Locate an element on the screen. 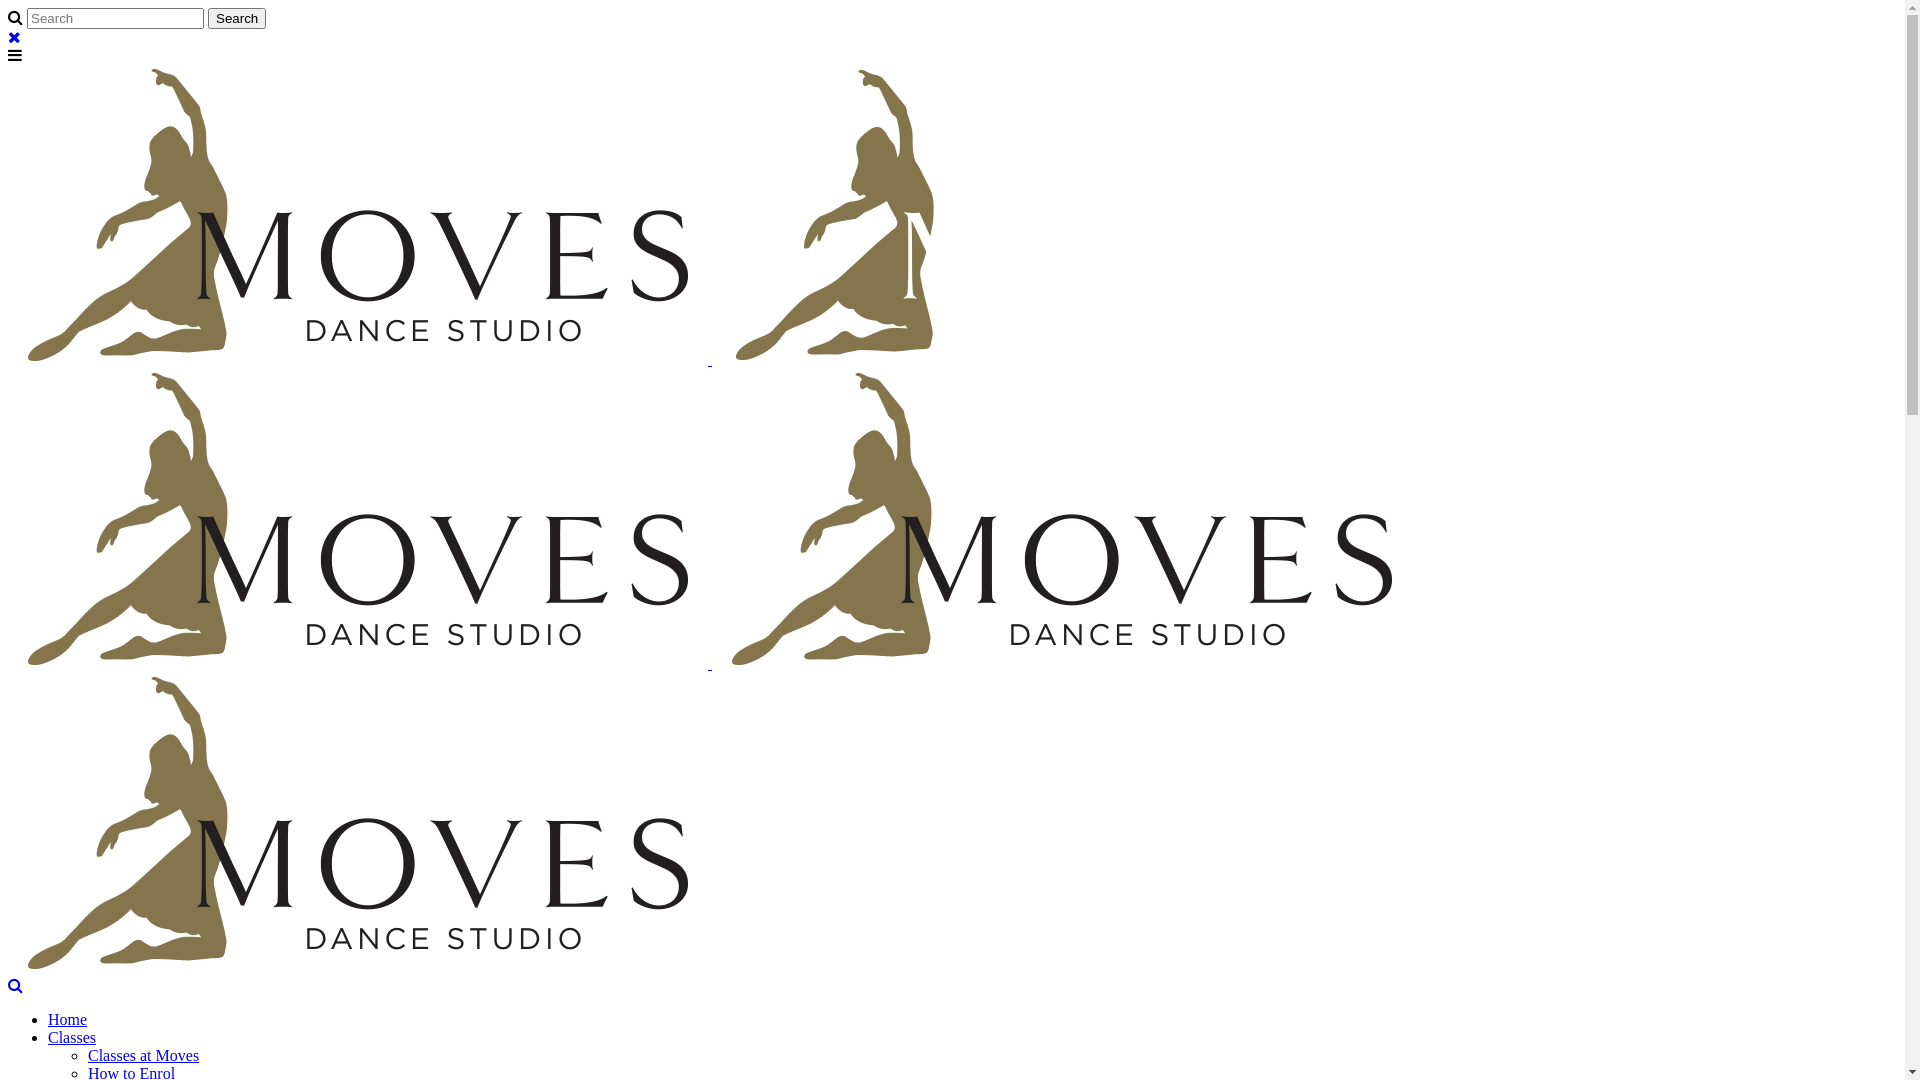 The image size is (1920, 1080). 'Classes at Moves' is located at coordinates (142, 1054).